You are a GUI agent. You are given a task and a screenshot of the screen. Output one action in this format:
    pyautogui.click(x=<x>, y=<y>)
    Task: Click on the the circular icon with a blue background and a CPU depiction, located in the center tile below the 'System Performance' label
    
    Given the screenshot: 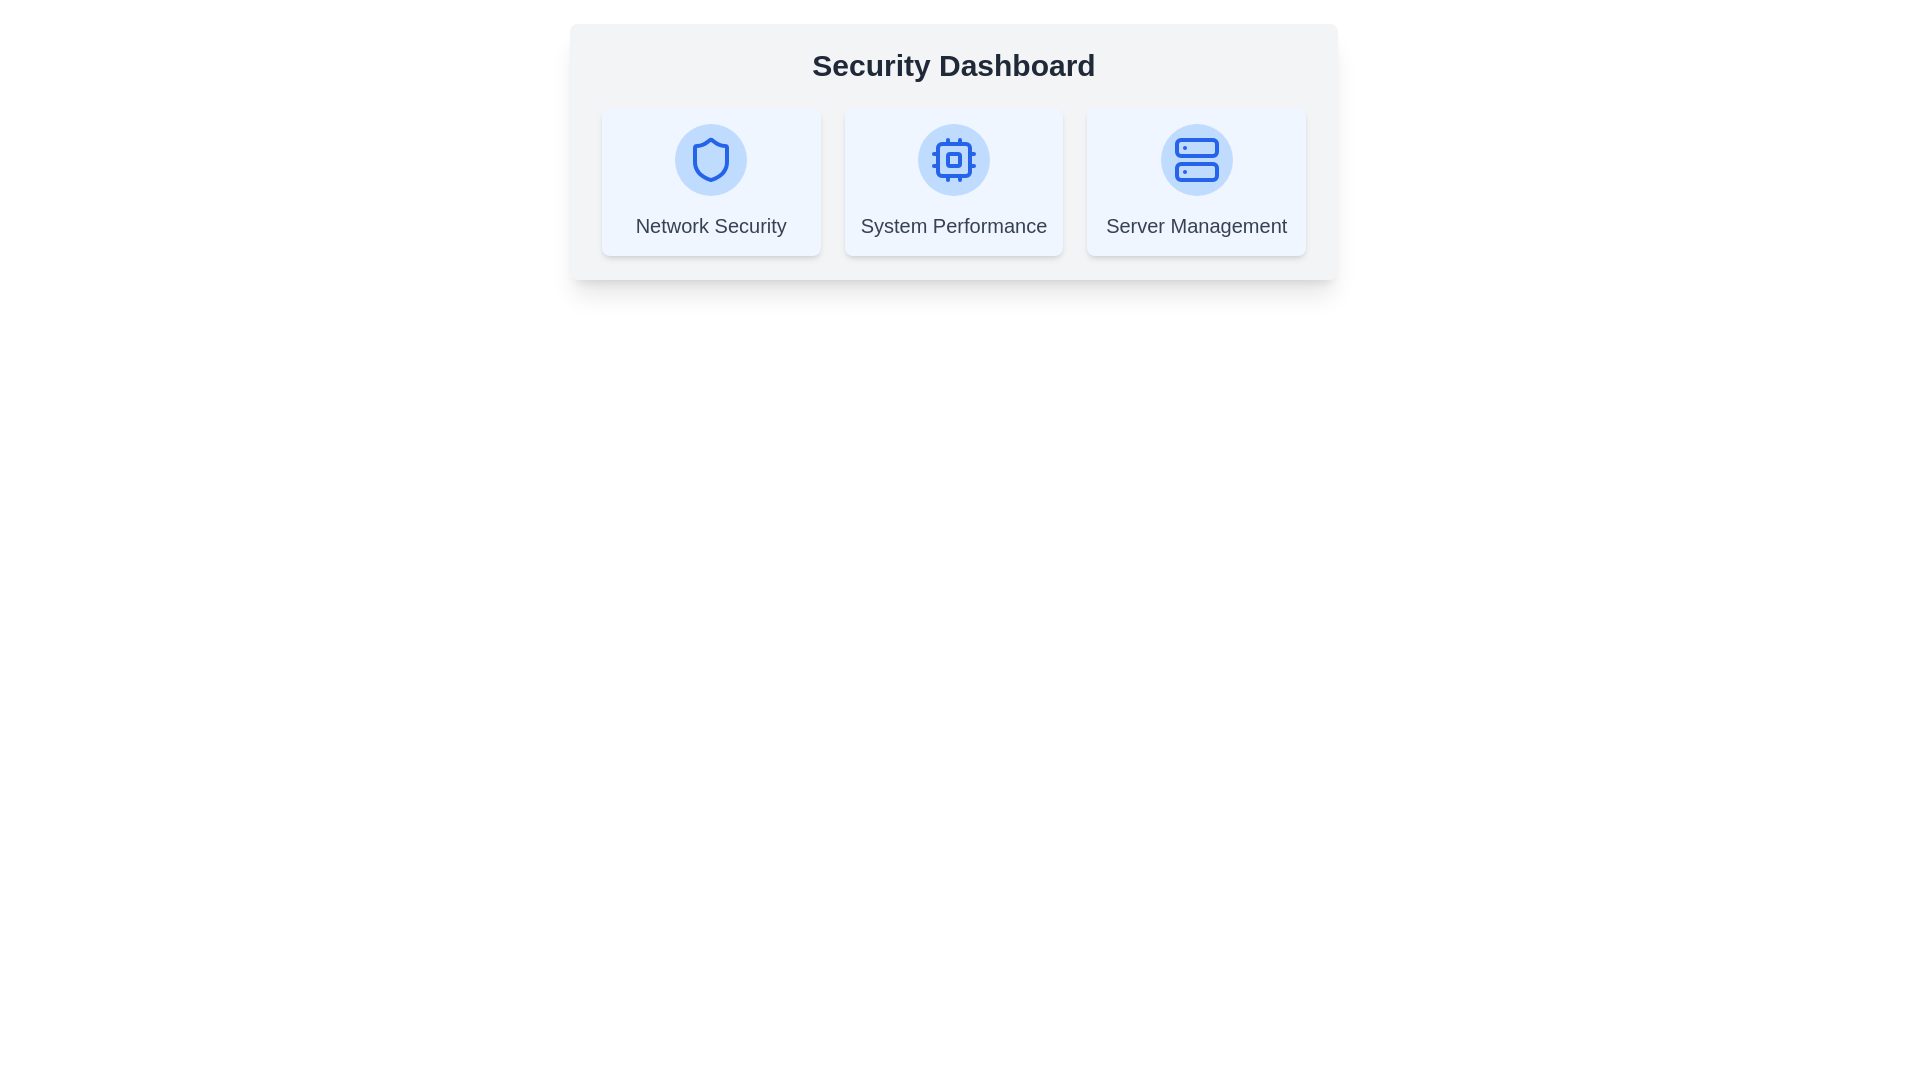 What is the action you would take?
    pyautogui.click(x=953, y=158)
    